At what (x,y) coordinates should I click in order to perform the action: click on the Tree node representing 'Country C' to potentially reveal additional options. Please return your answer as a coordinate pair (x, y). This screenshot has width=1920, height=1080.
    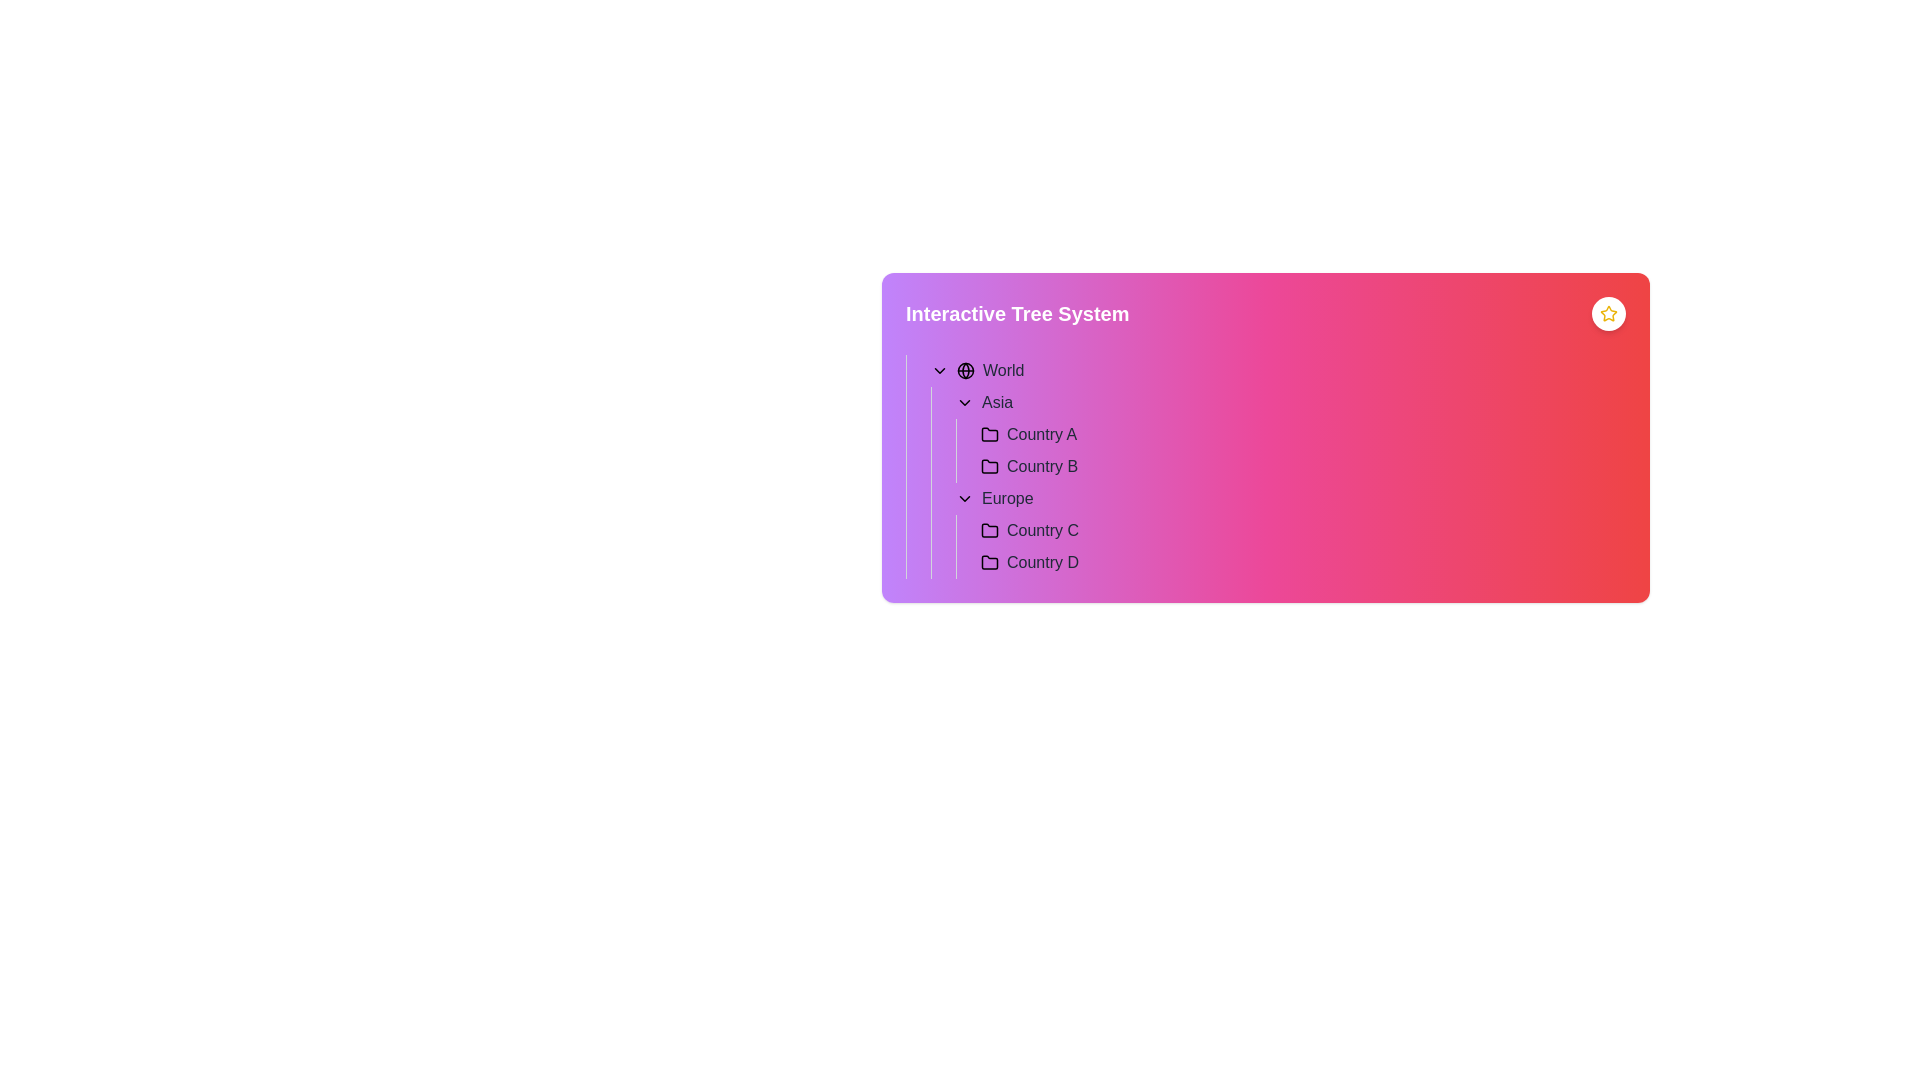
    Looking at the image, I should click on (1303, 530).